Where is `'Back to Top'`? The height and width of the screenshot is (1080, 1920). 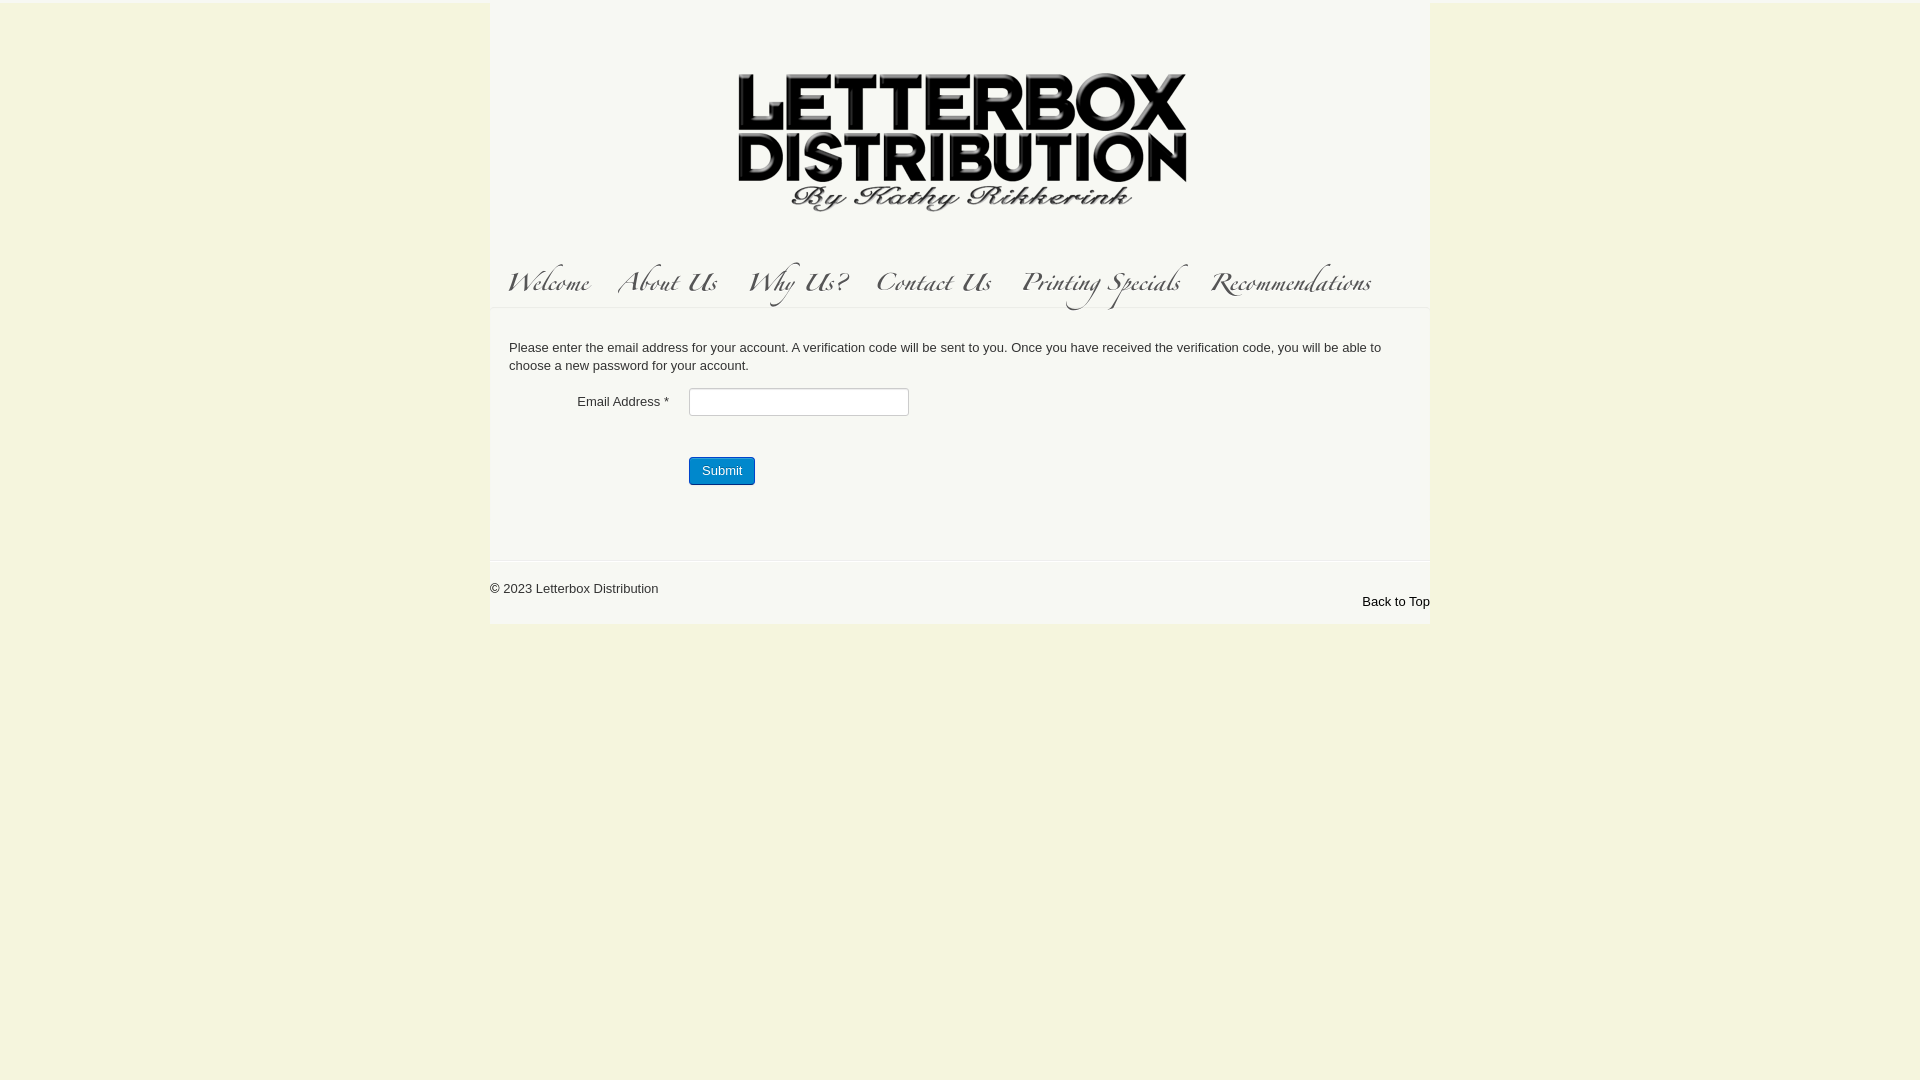 'Back to Top' is located at coordinates (1395, 600).